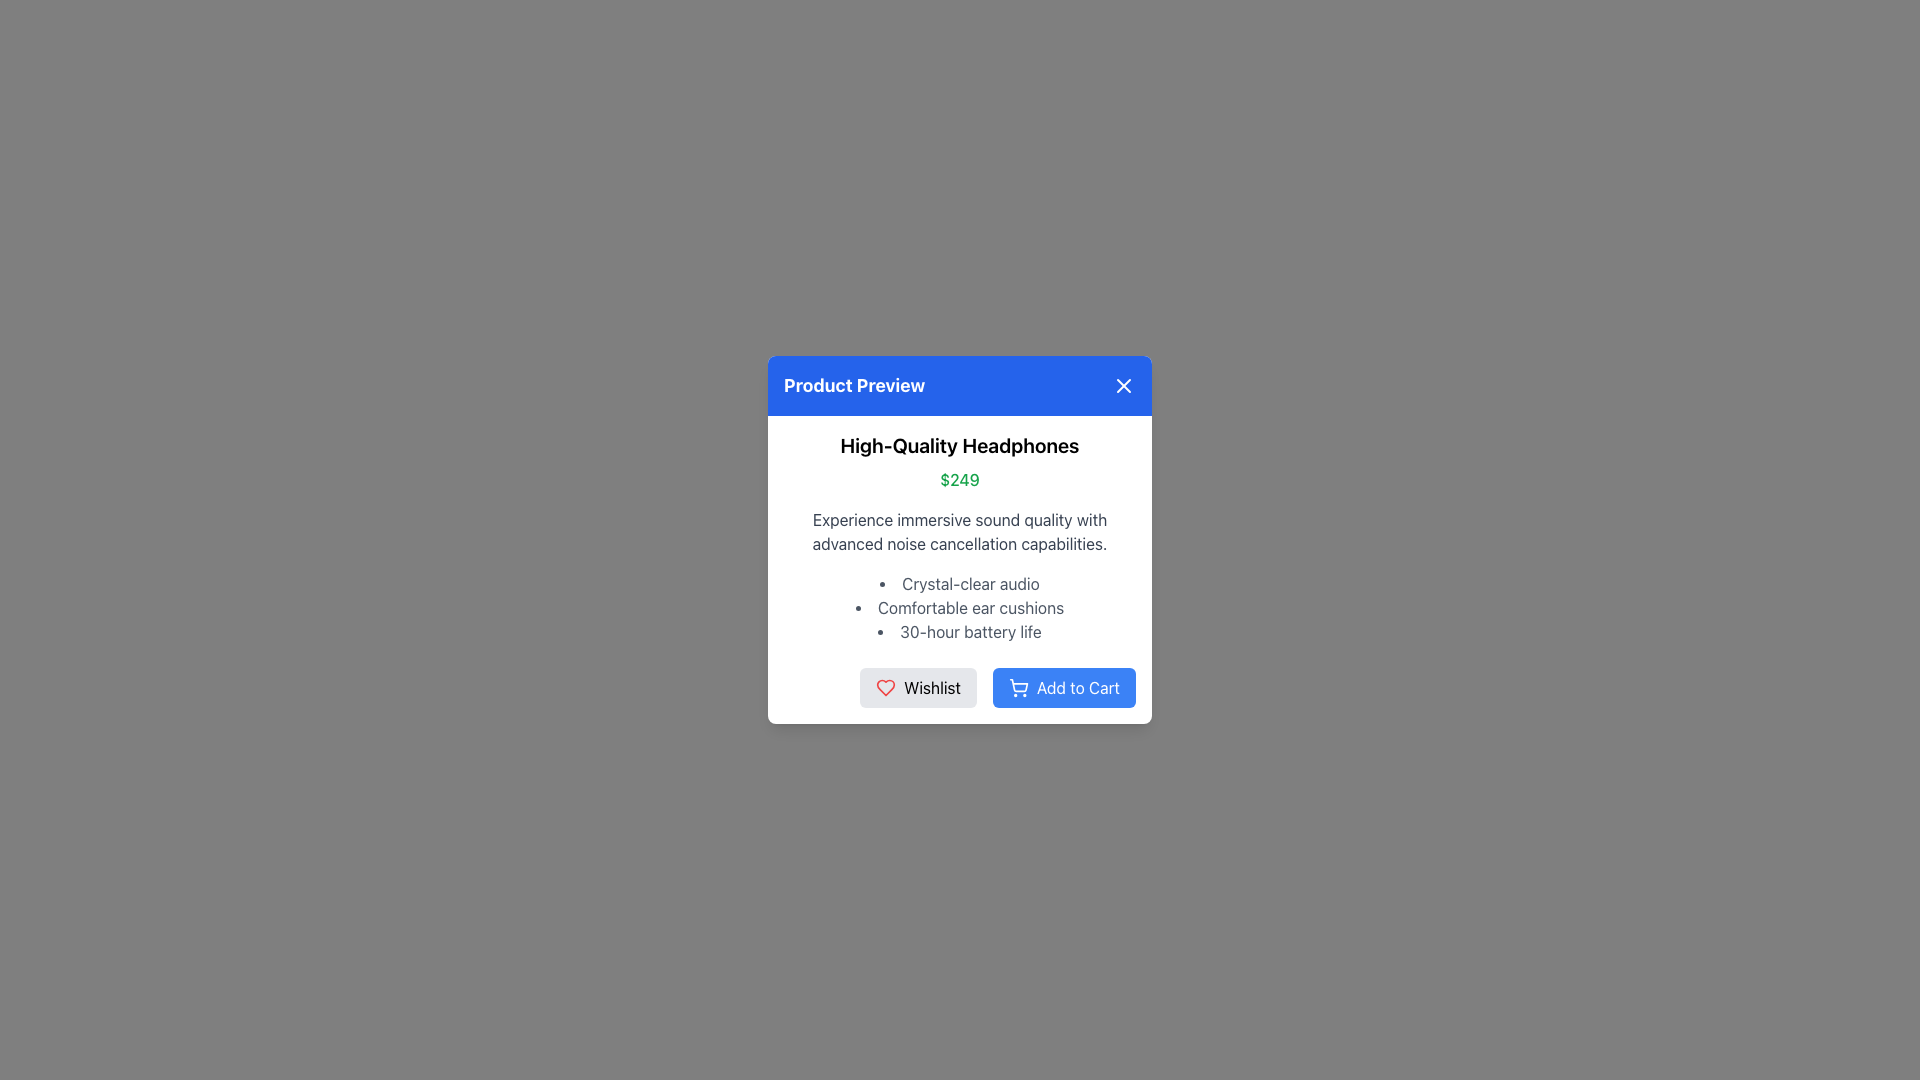 The width and height of the screenshot is (1920, 1080). Describe the element at coordinates (1123, 385) in the screenshot. I see `the Close Button (icon) represented by an 'X' in the top-right corner of the blue header in the modal dialog` at that location.